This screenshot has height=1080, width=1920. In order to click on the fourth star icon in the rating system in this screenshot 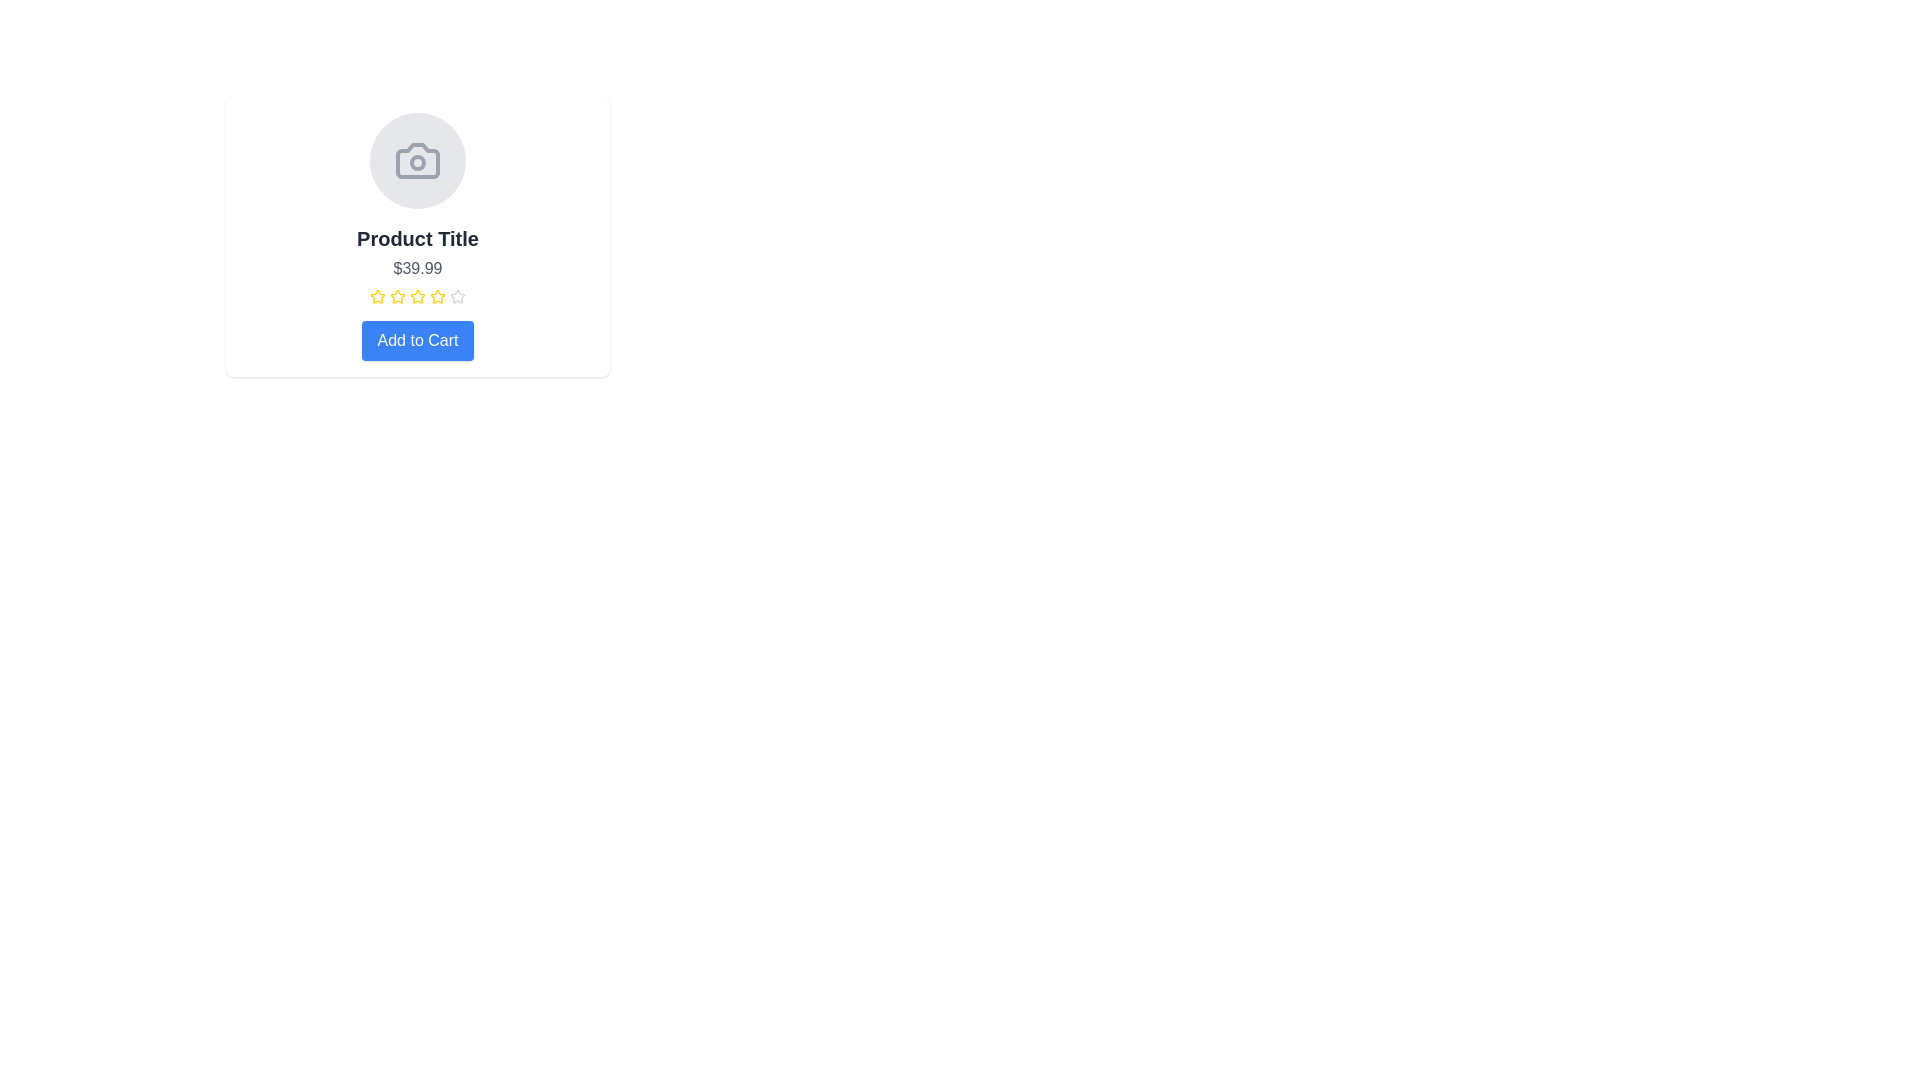, I will do `click(456, 296)`.